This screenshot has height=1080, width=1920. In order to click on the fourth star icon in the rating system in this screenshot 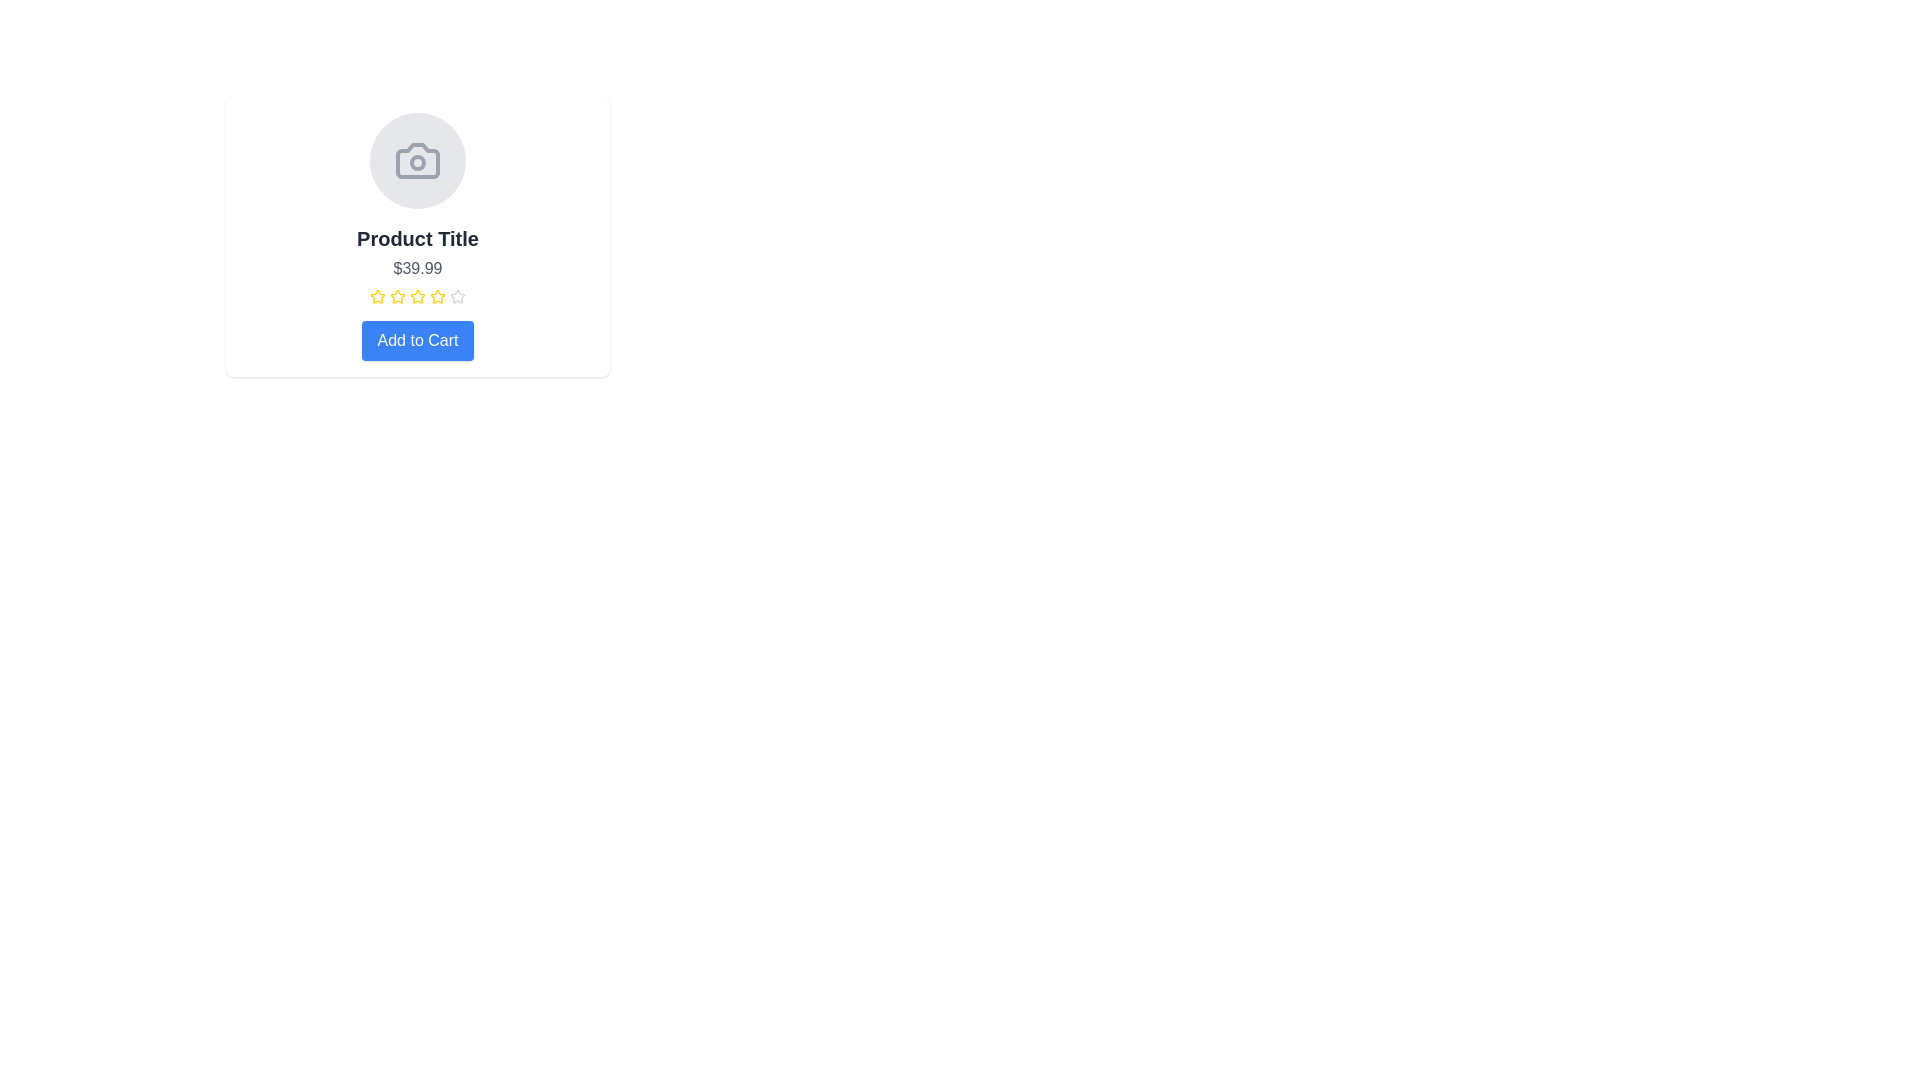, I will do `click(456, 296)`.